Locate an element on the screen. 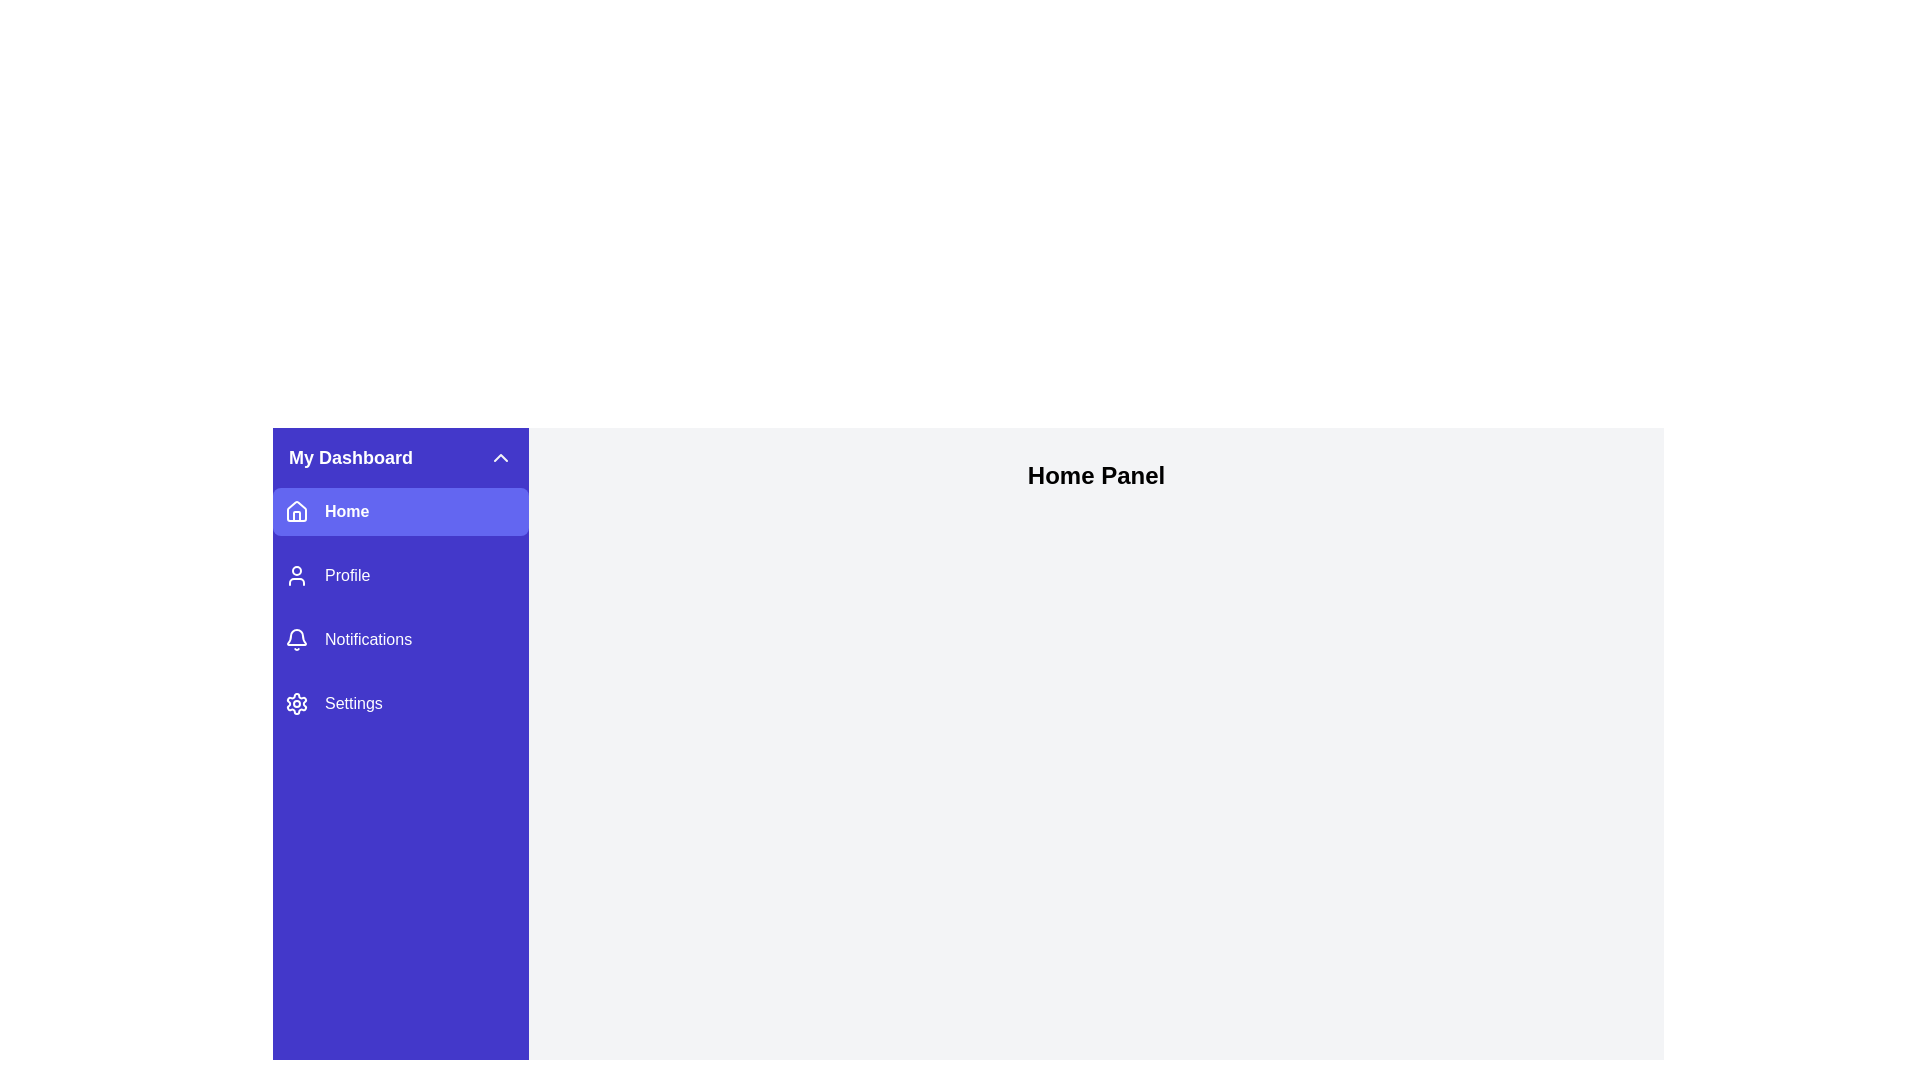 The height and width of the screenshot is (1080, 1920). the navigation button located below the 'Notifications' menu item in the left sidebar is located at coordinates (400, 703).